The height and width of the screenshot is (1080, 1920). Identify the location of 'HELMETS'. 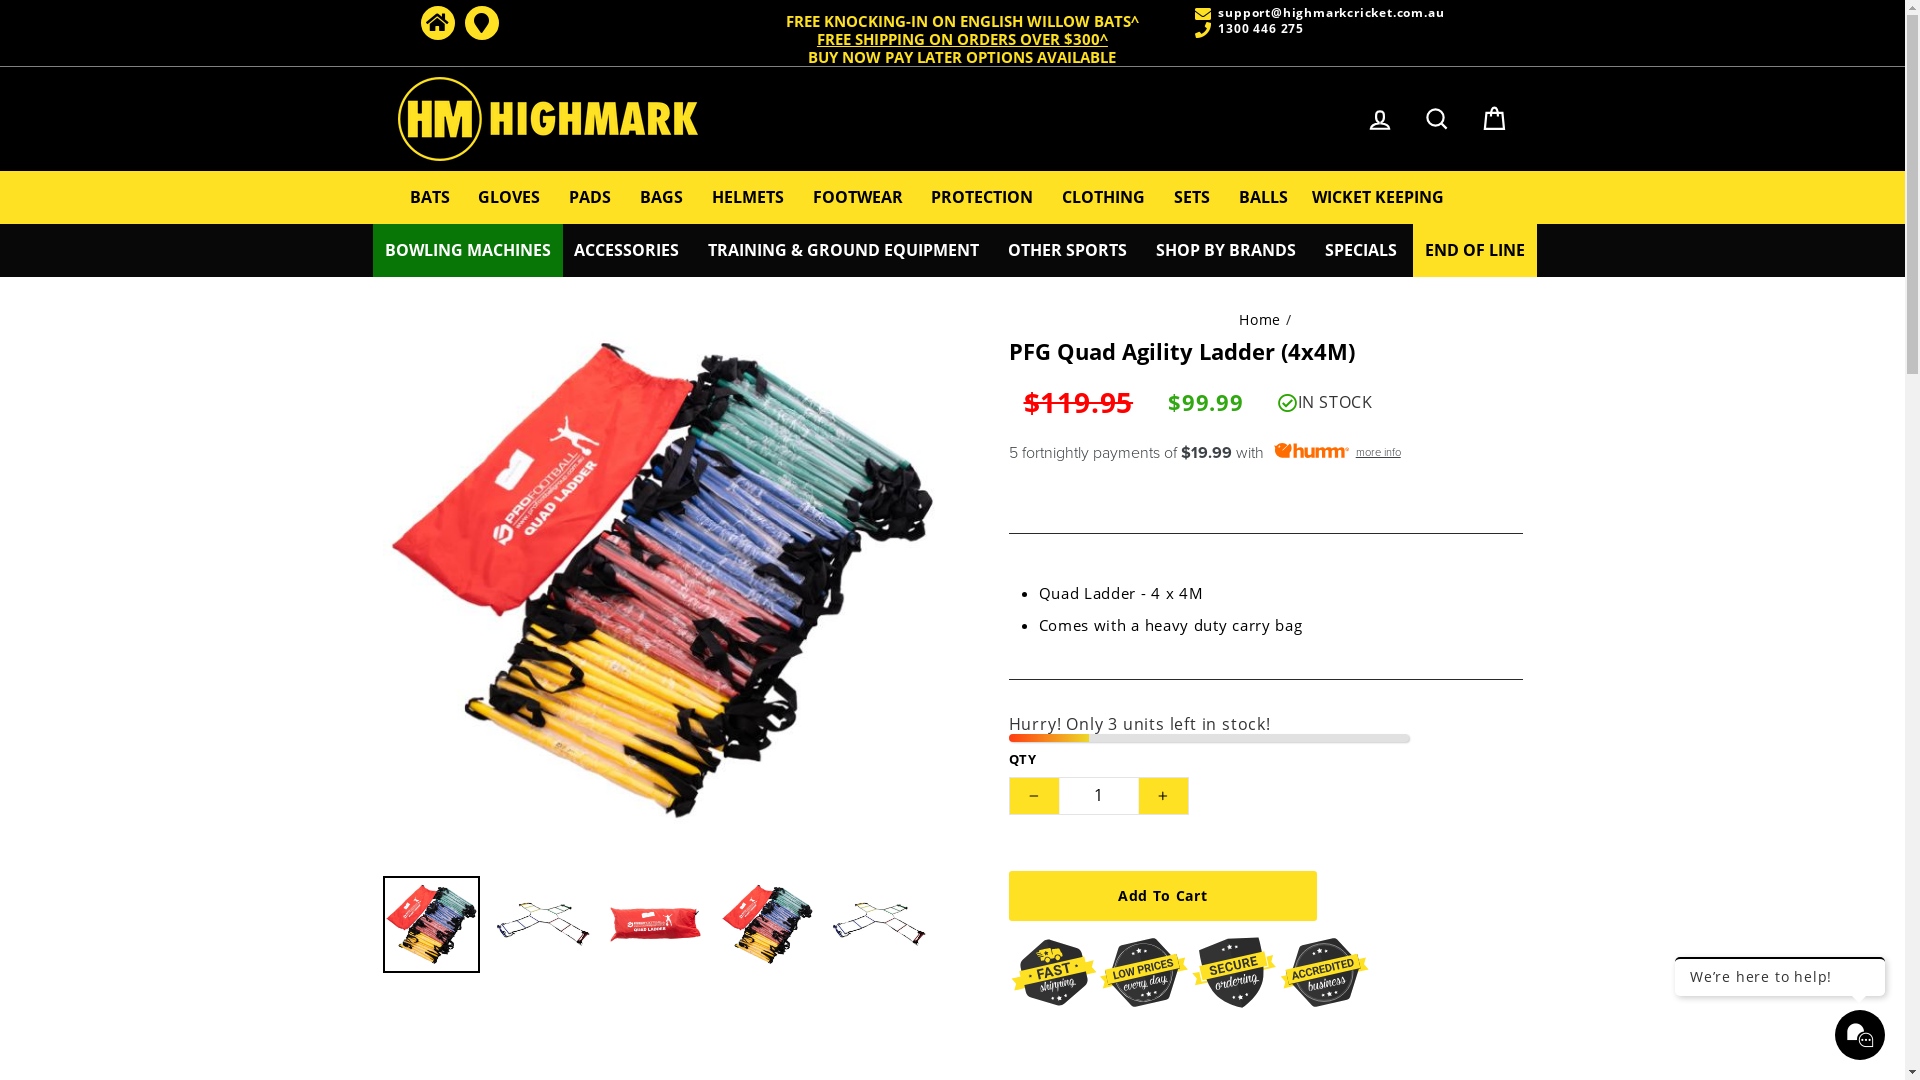
(700, 197).